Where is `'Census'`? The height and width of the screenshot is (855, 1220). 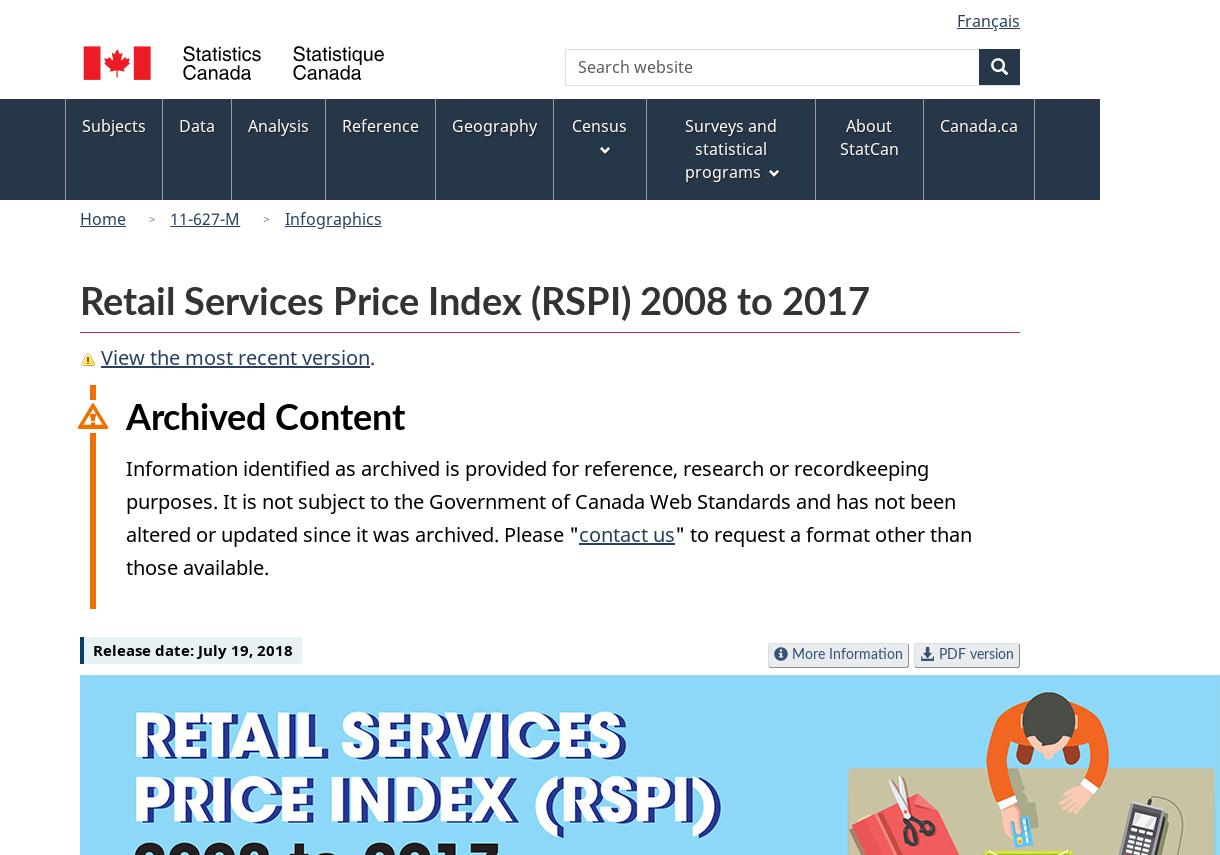
'Census' is located at coordinates (598, 124).